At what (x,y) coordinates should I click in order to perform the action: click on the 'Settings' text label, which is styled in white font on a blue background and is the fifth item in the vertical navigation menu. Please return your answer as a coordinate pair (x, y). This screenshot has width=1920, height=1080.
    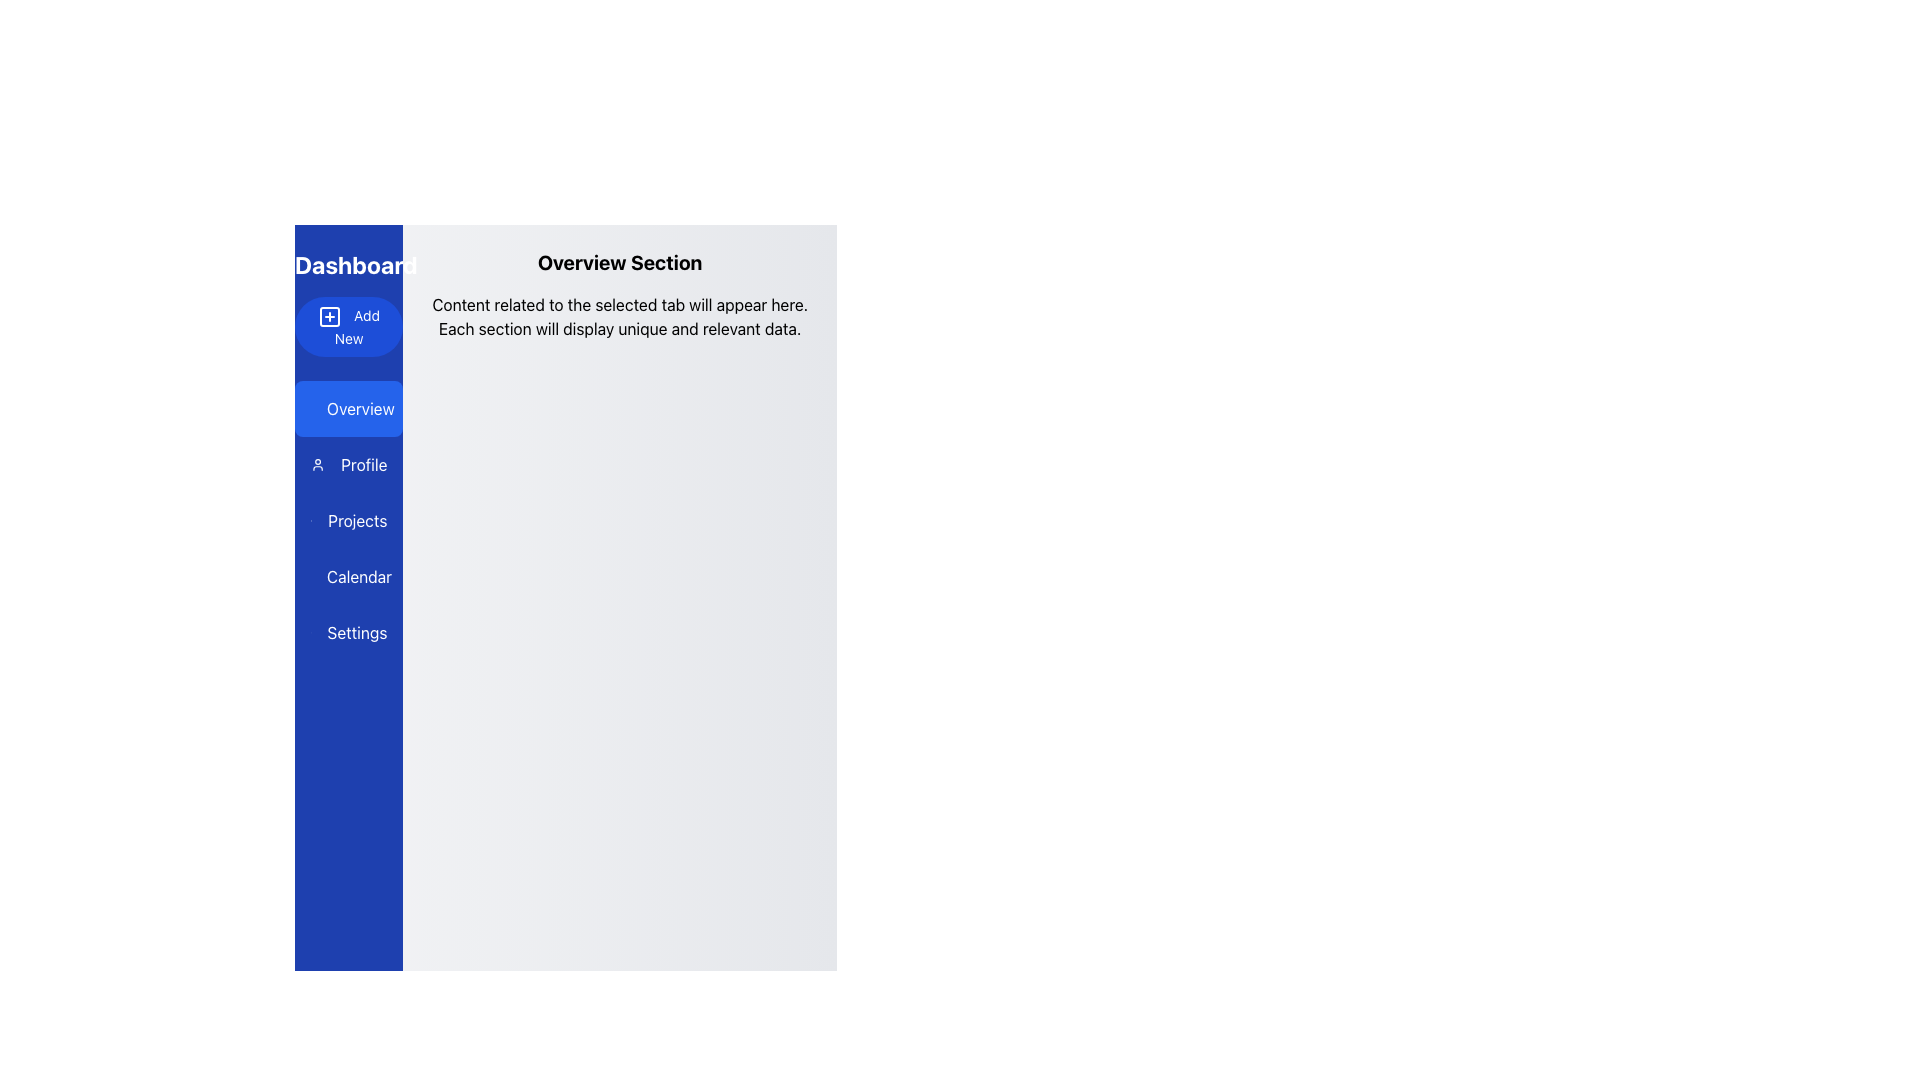
    Looking at the image, I should click on (349, 632).